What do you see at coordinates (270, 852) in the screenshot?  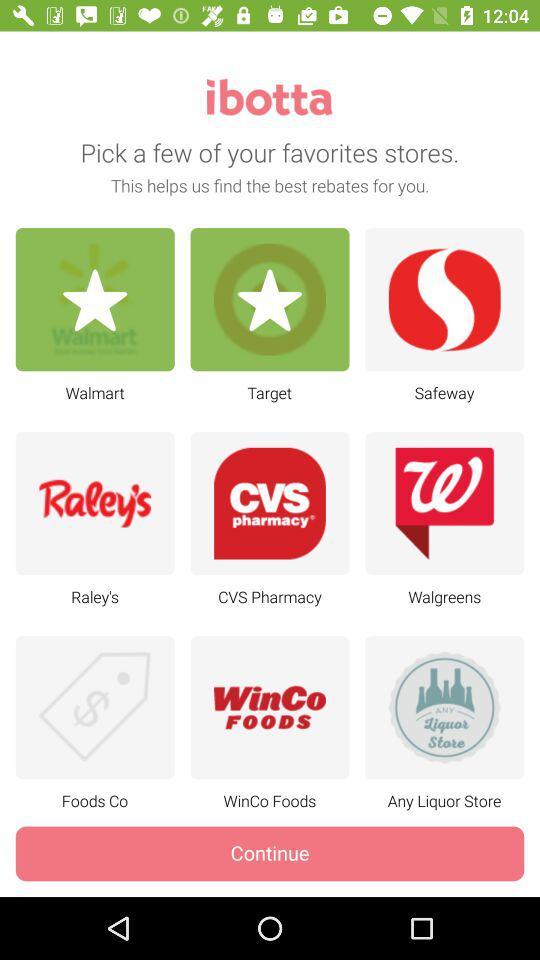 I see `the continue icon` at bounding box center [270, 852].